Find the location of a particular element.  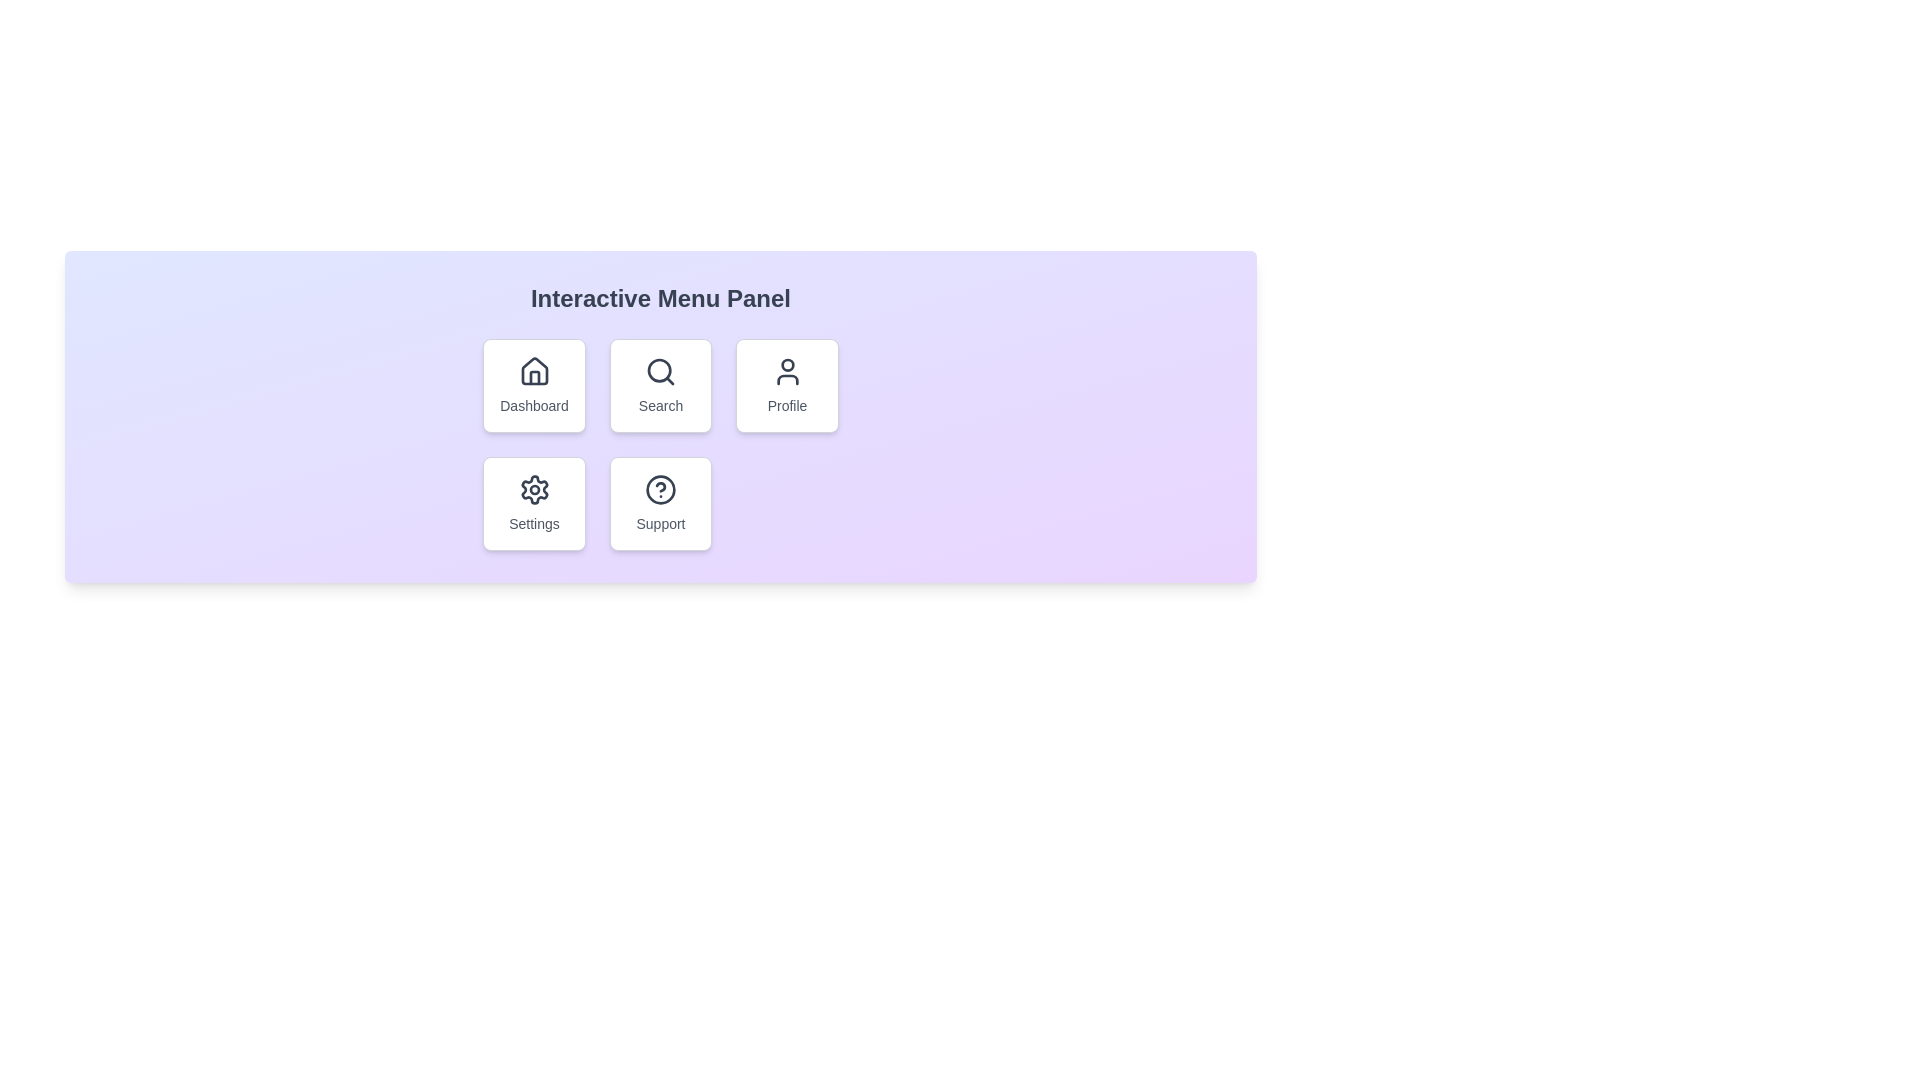

the decorative graphical element that represents the 'Support' functionality, located centrally within the 'Support' icon in the second row and second column of the grid layout of icons is located at coordinates (661, 489).